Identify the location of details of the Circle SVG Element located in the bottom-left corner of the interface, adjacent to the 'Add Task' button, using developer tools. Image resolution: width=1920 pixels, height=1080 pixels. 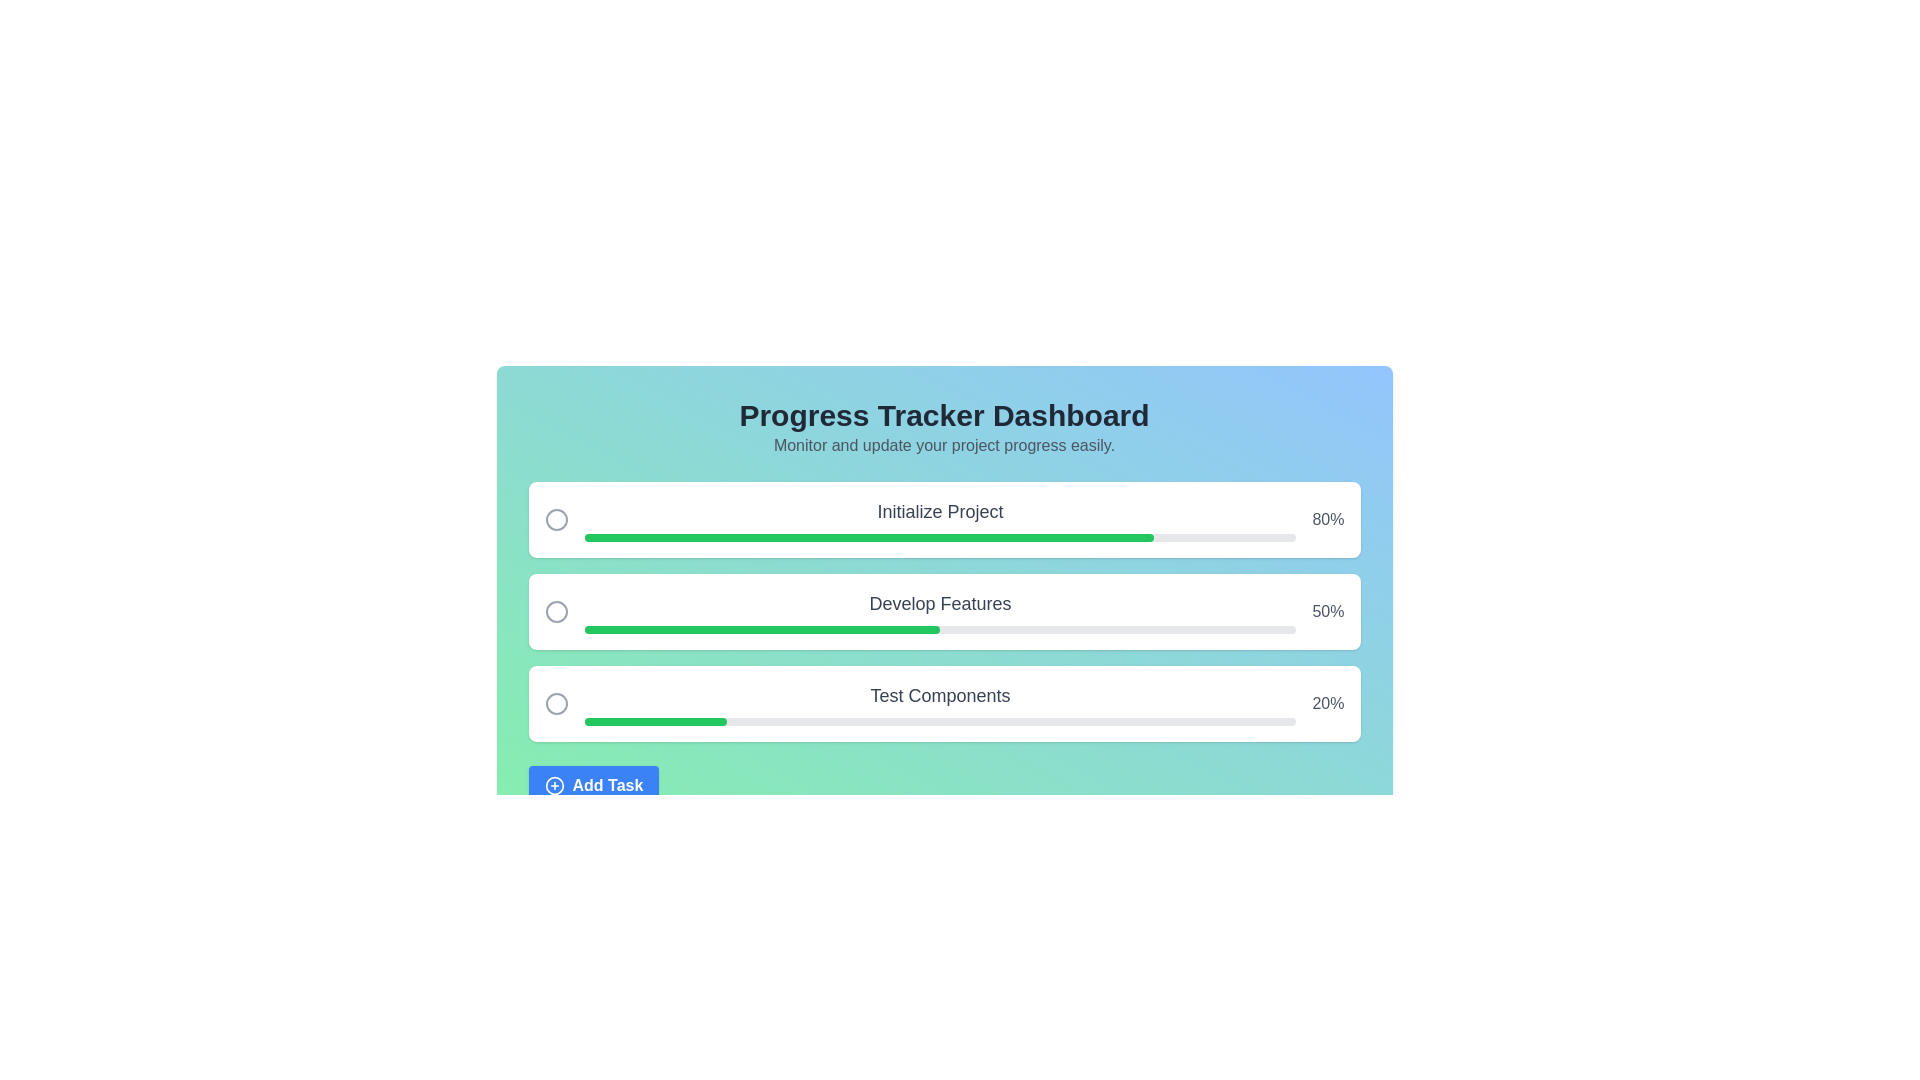
(554, 785).